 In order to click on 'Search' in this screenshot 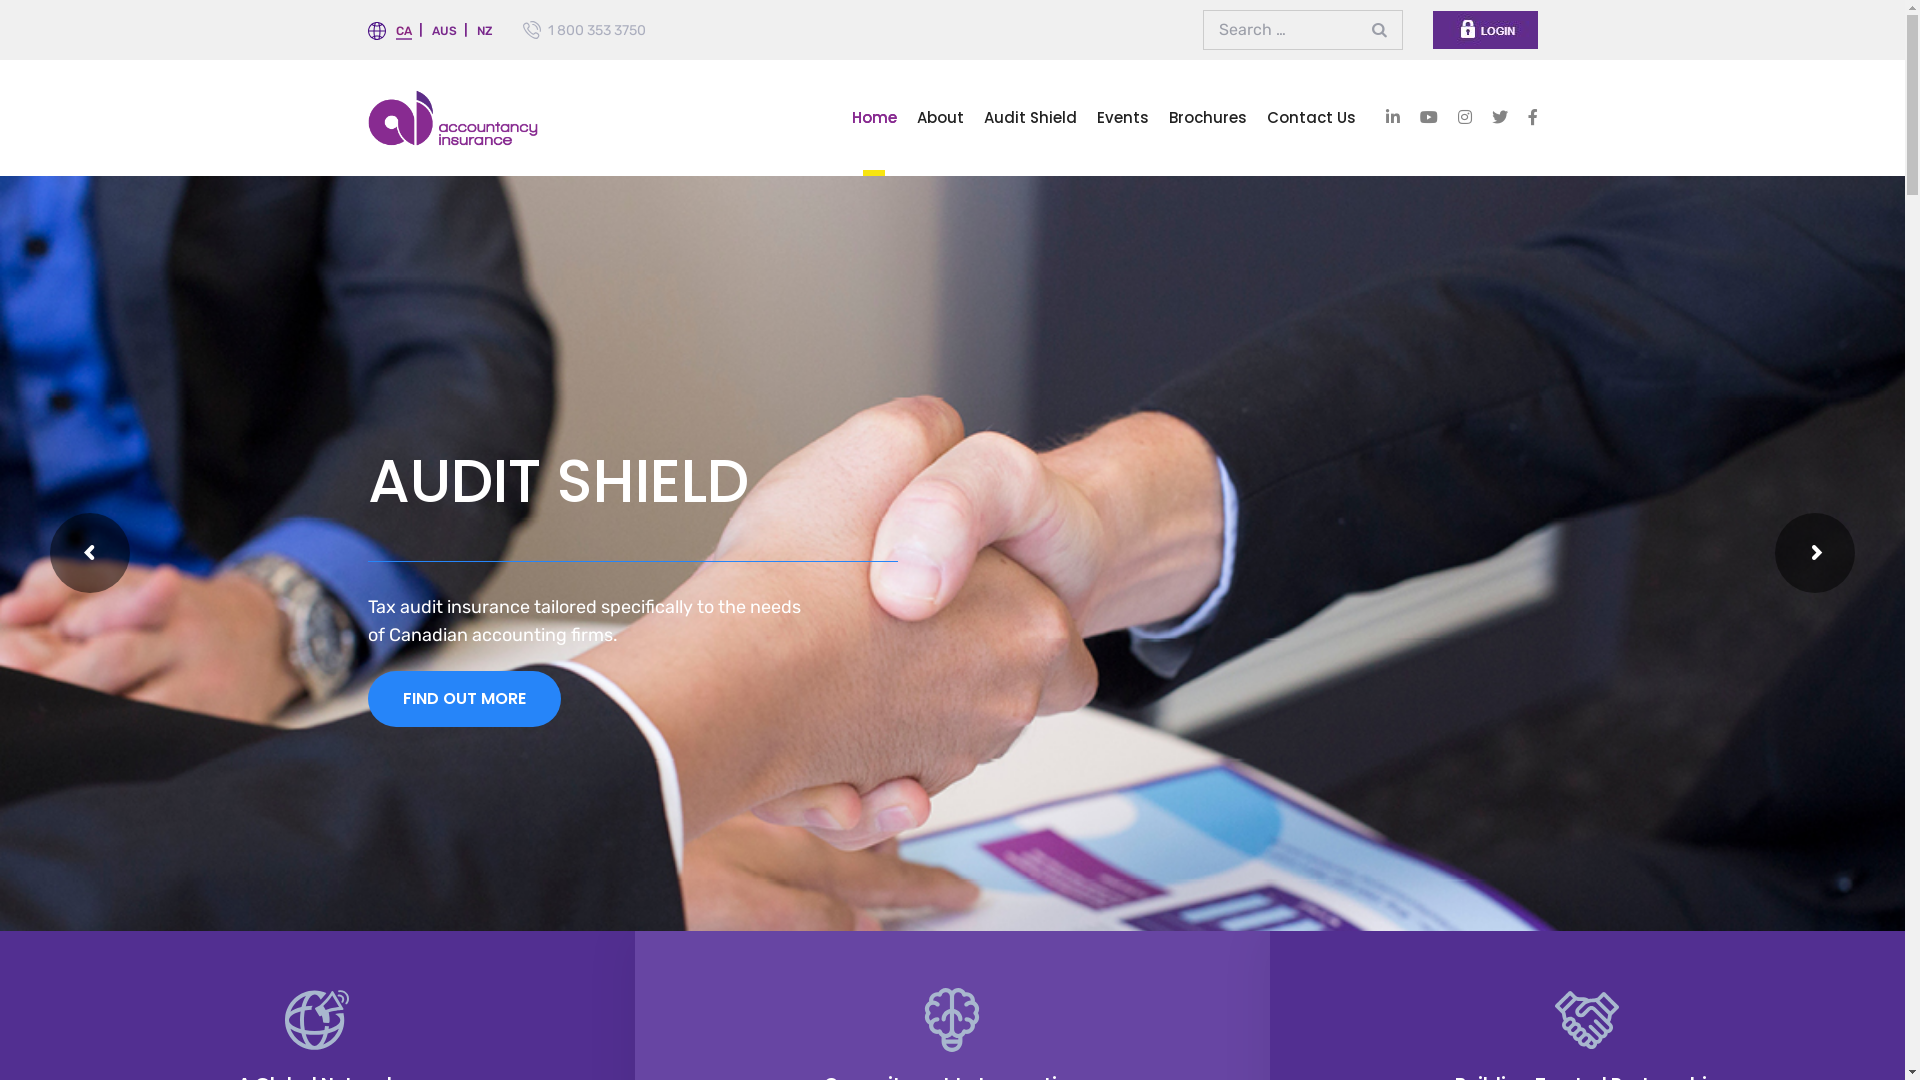, I will do `click(1381, 29)`.